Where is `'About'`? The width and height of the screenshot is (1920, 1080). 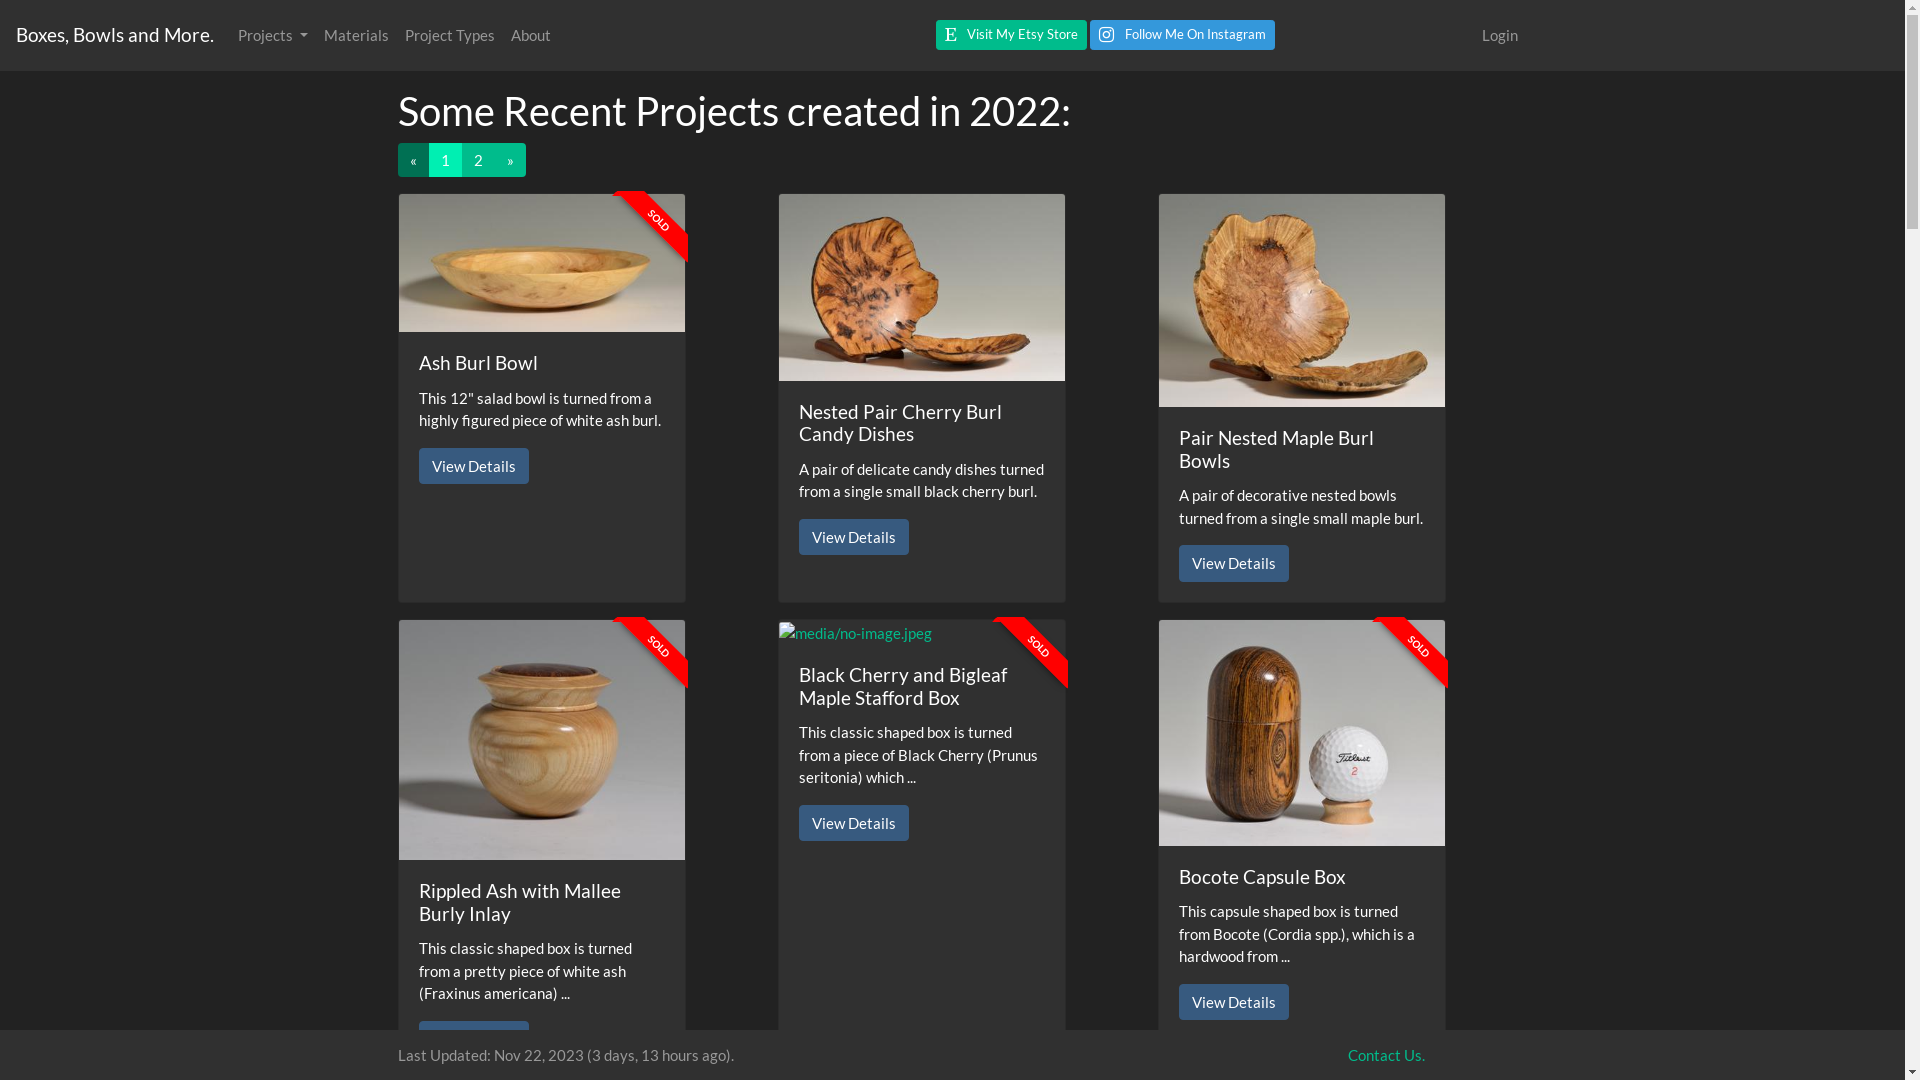 'About' is located at coordinates (503, 35).